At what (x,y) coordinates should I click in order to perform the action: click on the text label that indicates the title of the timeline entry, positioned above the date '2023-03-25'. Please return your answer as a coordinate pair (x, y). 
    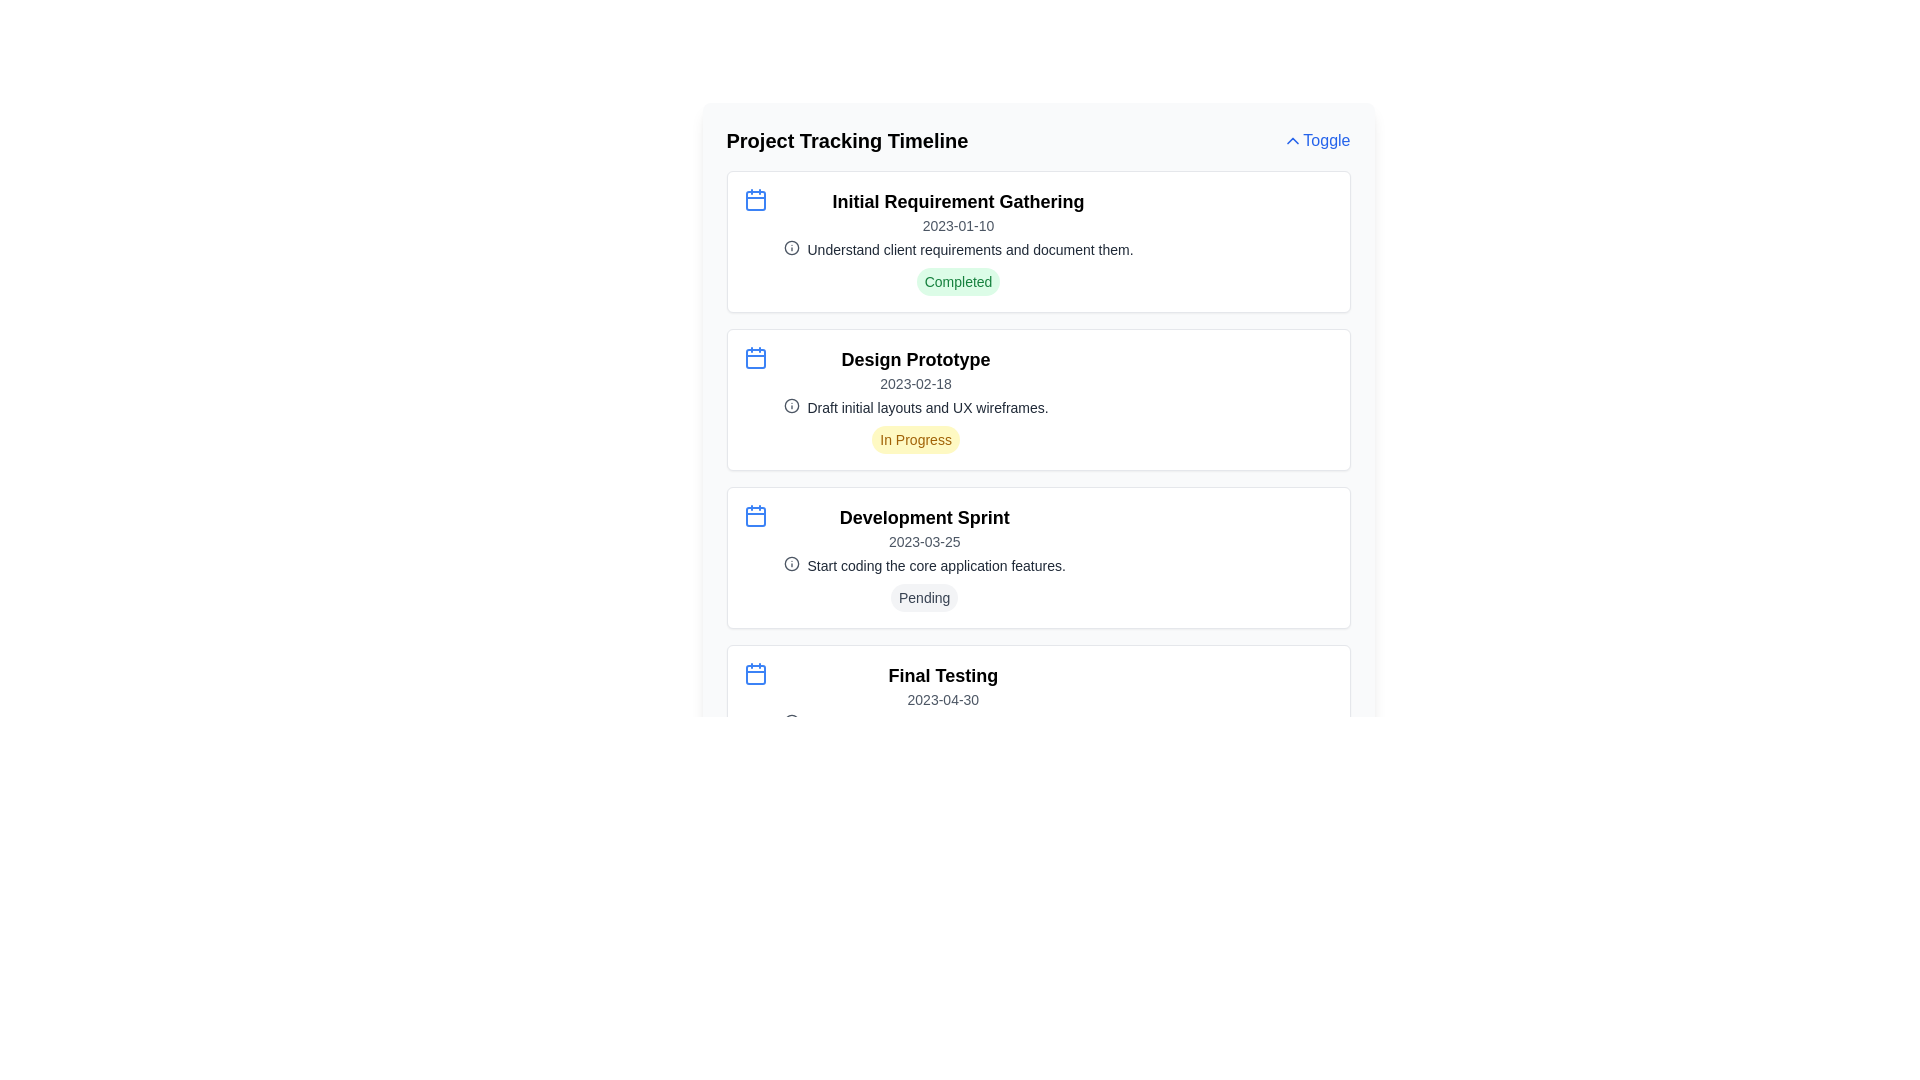
    Looking at the image, I should click on (923, 516).